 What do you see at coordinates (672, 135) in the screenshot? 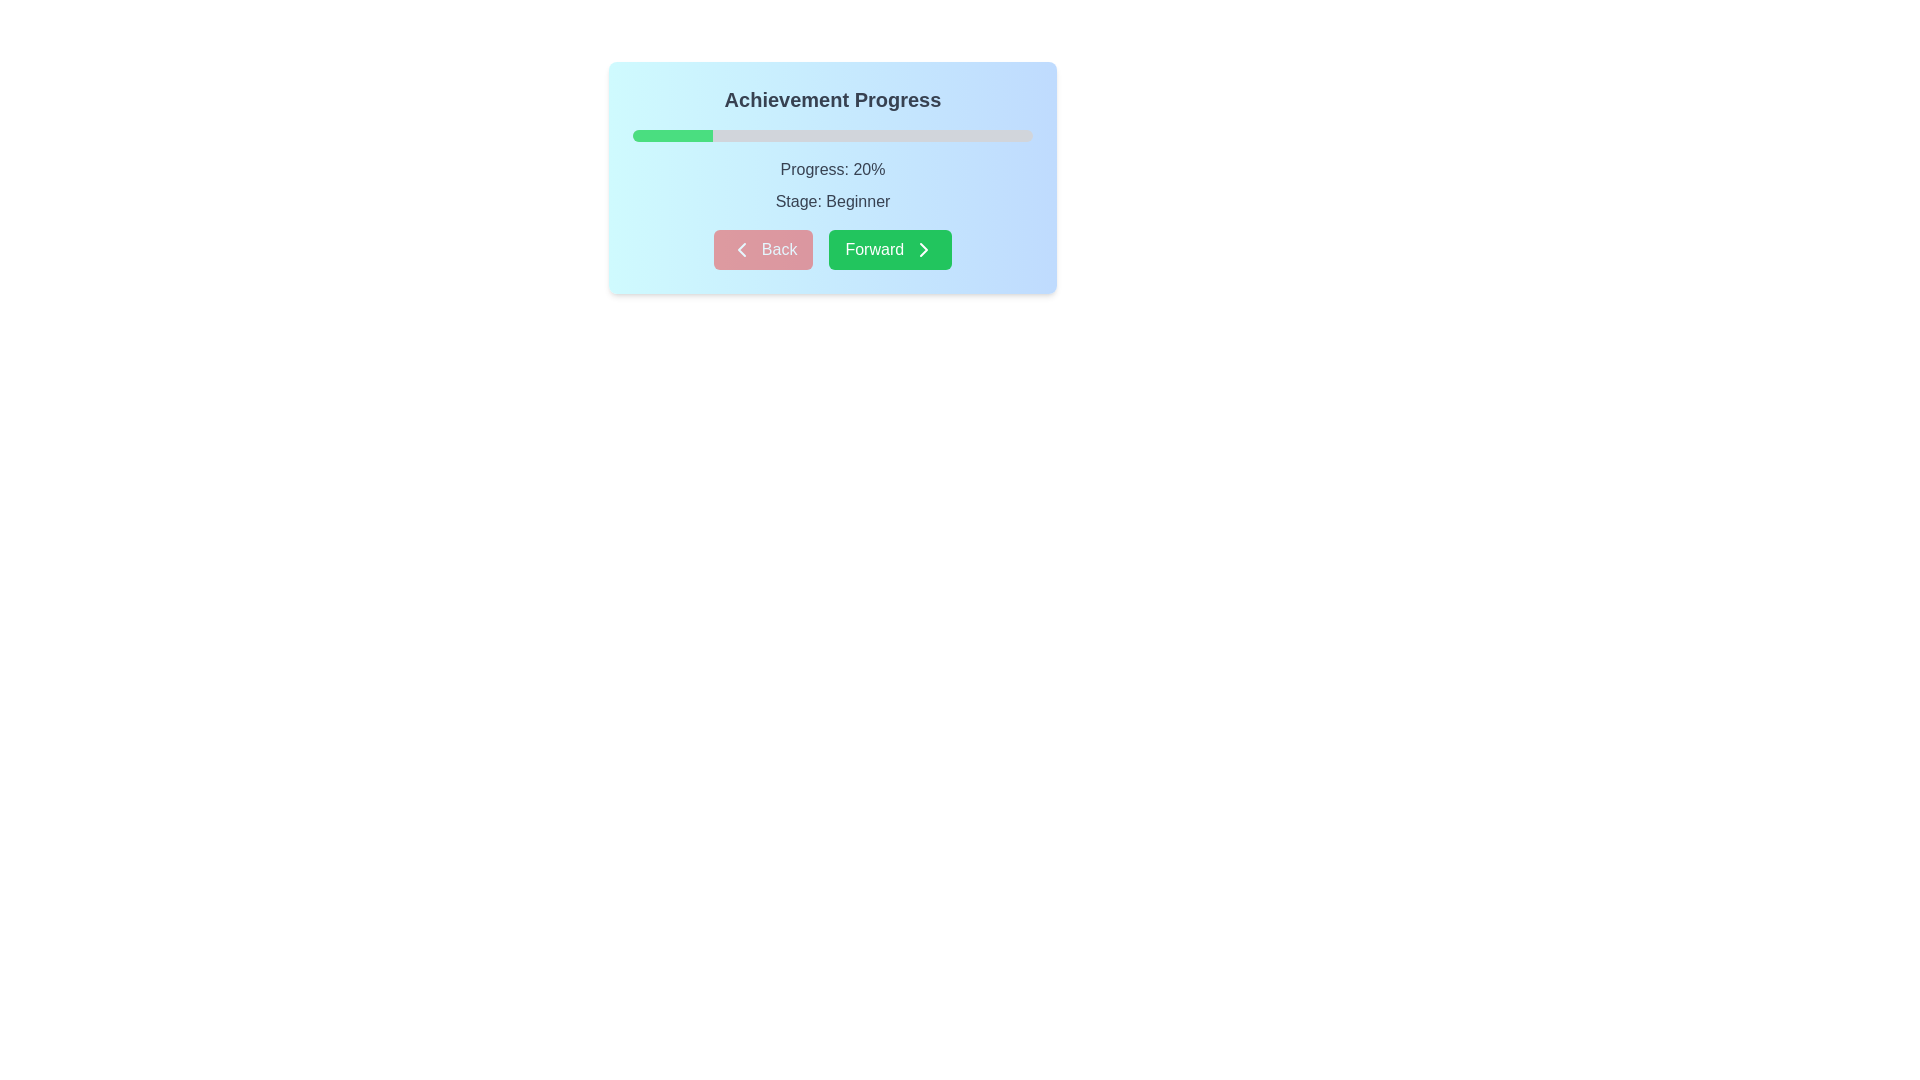
I see `the filled section of the progress bar indicating 20% completion under the 'Achievement Progress' heading` at bounding box center [672, 135].